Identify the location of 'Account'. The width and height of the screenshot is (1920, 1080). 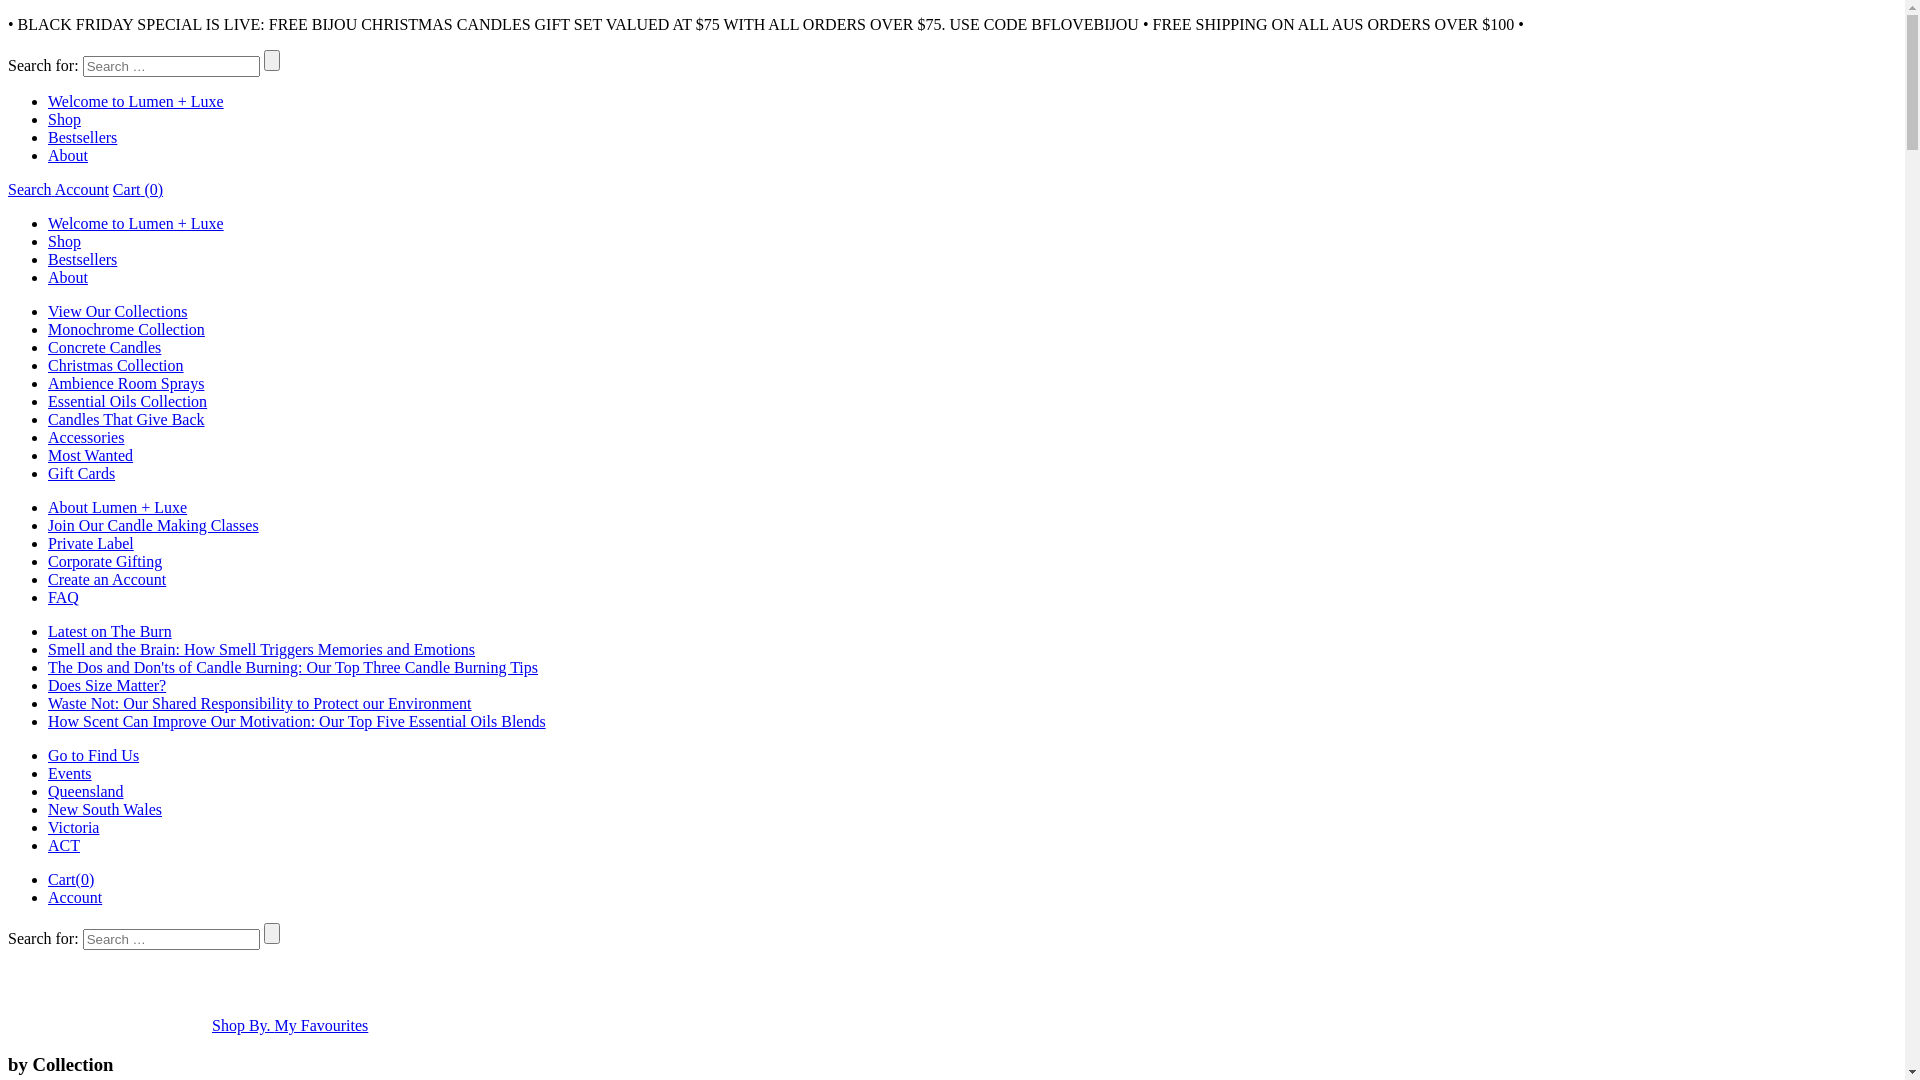
(54, 189).